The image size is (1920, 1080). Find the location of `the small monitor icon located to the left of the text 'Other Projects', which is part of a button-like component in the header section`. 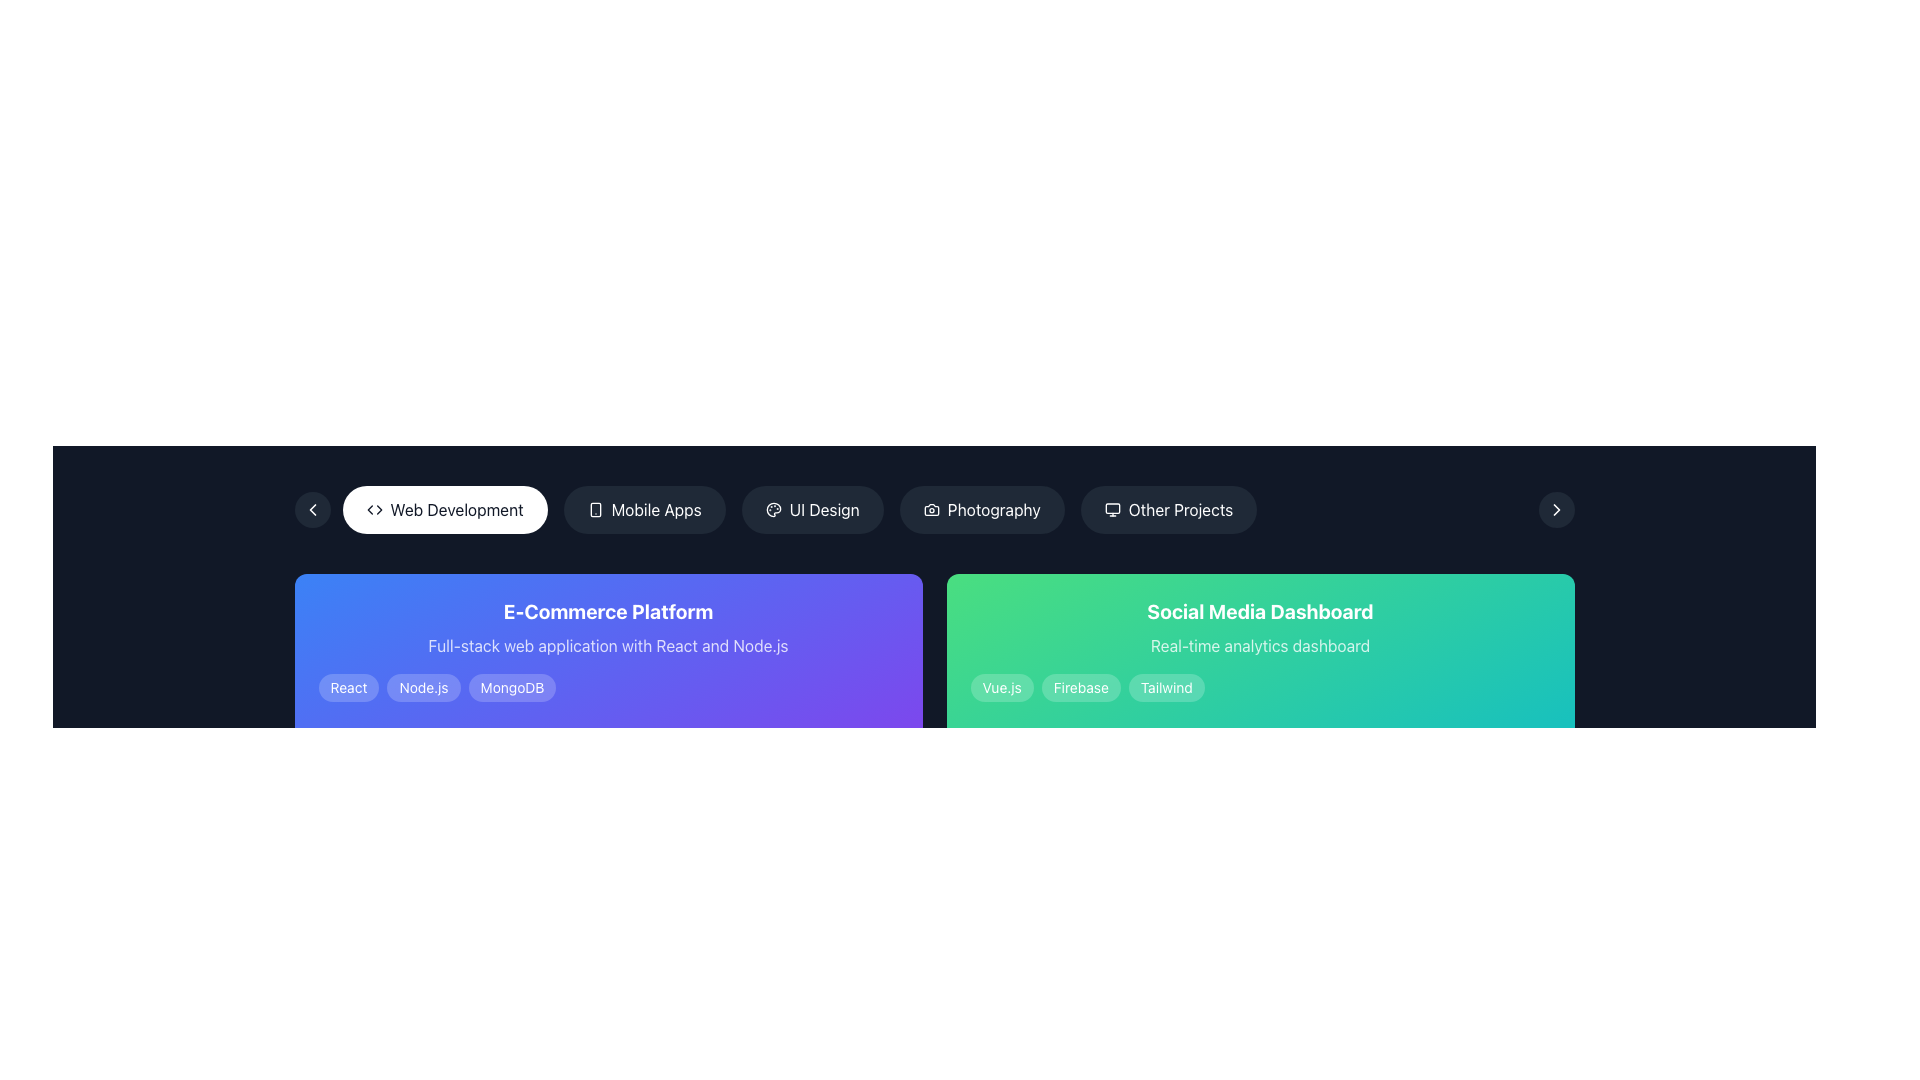

the small monitor icon located to the left of the text 'Other Projects', which is part of a button-like component in the header section is located at coordinates (1111, 508).